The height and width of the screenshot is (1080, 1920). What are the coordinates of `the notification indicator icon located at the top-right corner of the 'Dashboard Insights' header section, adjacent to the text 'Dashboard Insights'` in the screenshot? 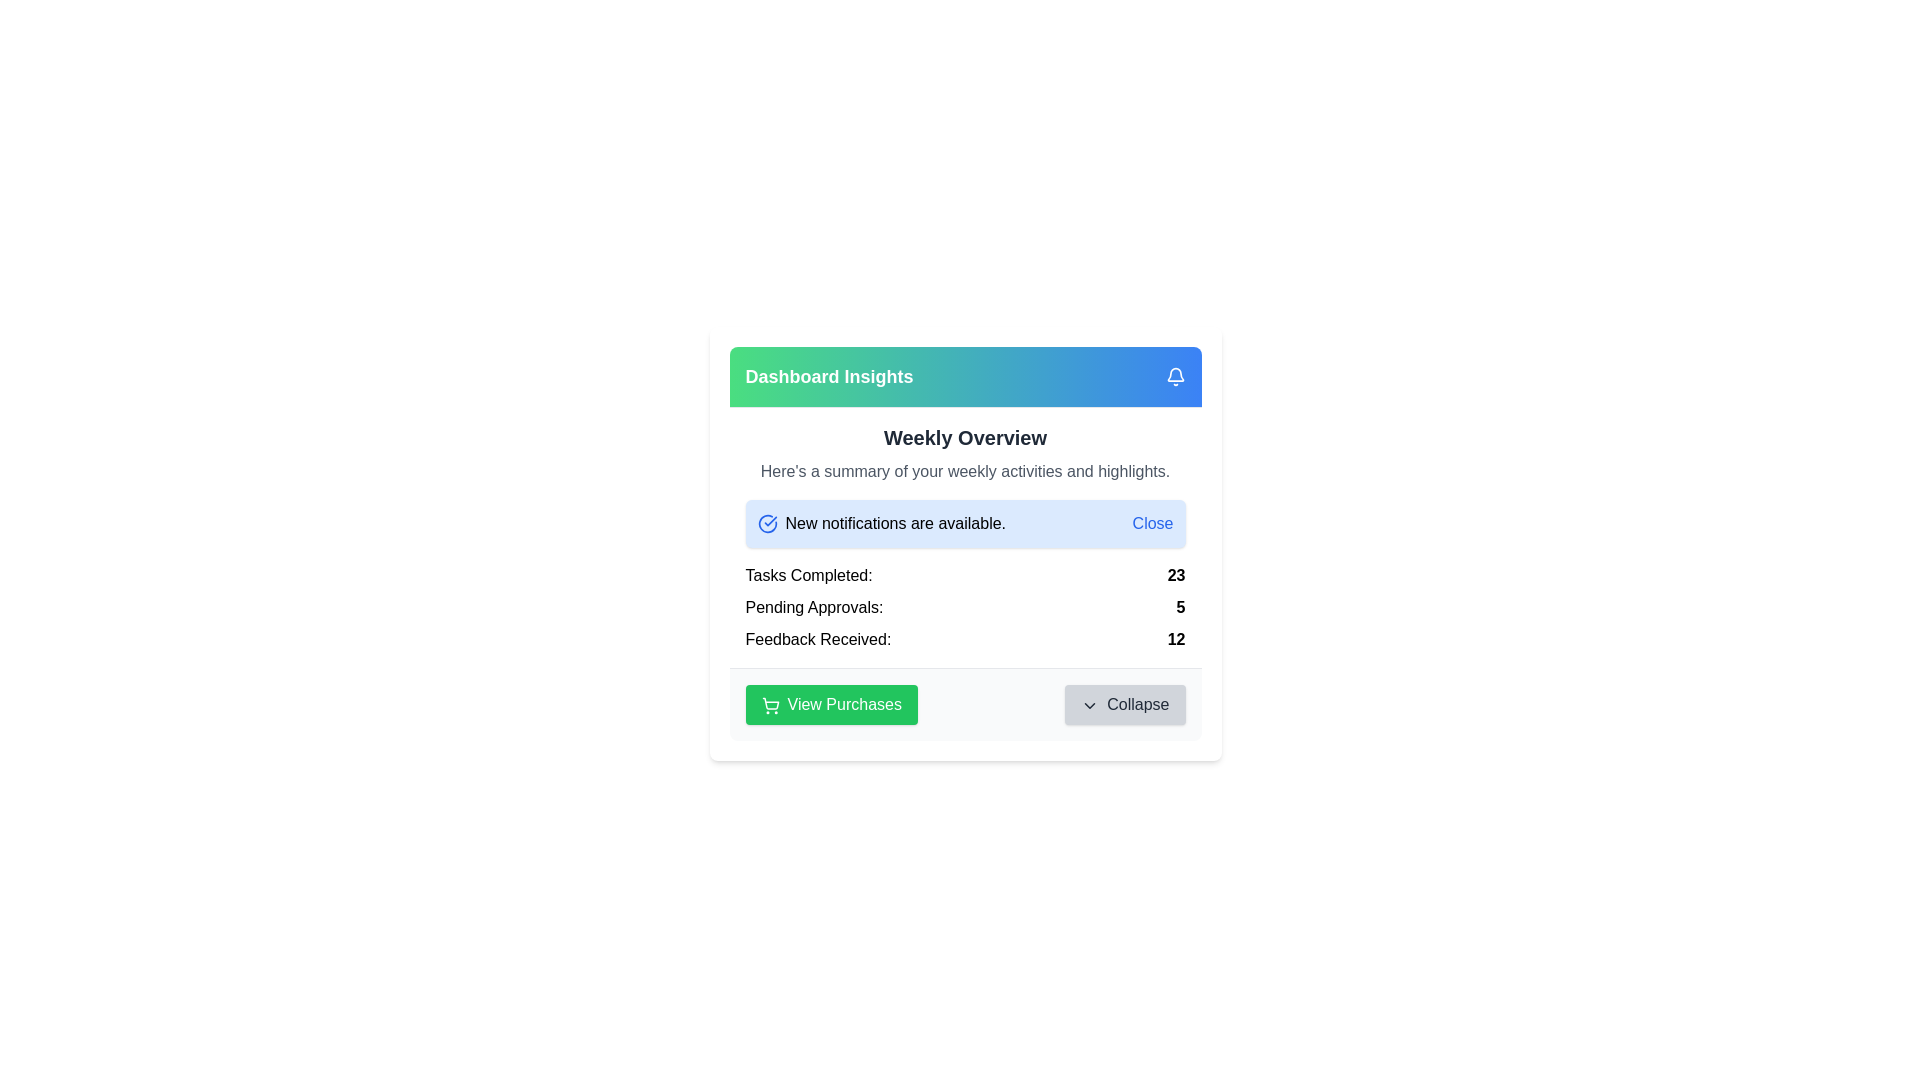 It's located at (1175, 377).